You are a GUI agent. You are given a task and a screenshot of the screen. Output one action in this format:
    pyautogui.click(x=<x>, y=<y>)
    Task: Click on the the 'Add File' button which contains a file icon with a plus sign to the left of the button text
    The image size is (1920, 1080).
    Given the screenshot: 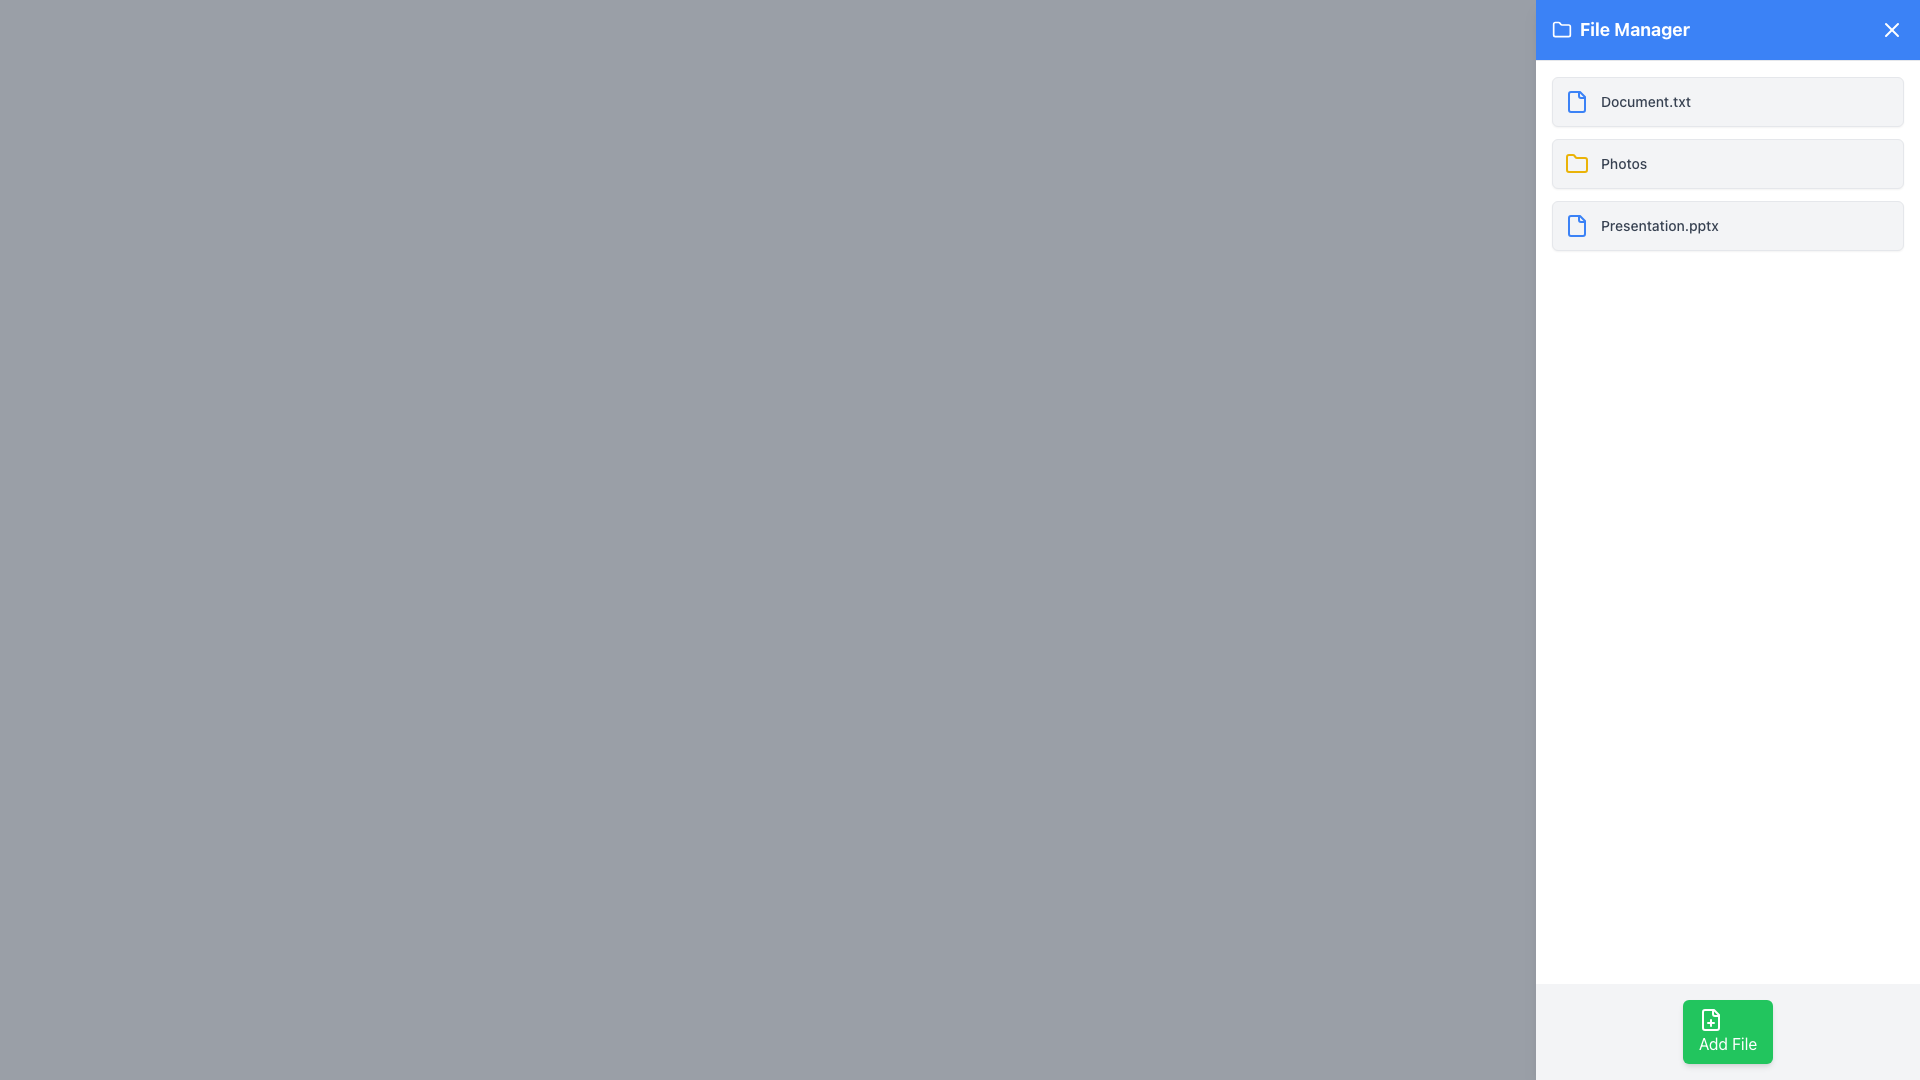 What is the action you would take?
    pyautogui.click(x=1709, y=1019)
    